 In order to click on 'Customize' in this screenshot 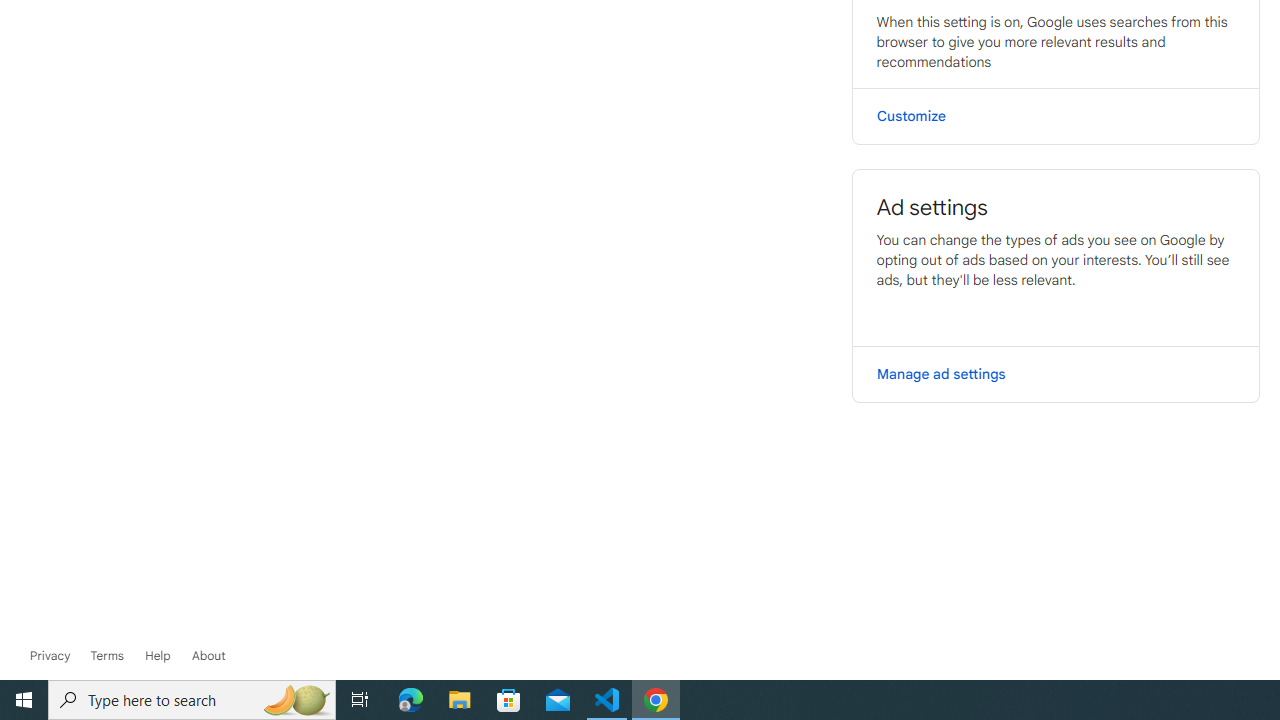, I will do `click(1055, 116)`.